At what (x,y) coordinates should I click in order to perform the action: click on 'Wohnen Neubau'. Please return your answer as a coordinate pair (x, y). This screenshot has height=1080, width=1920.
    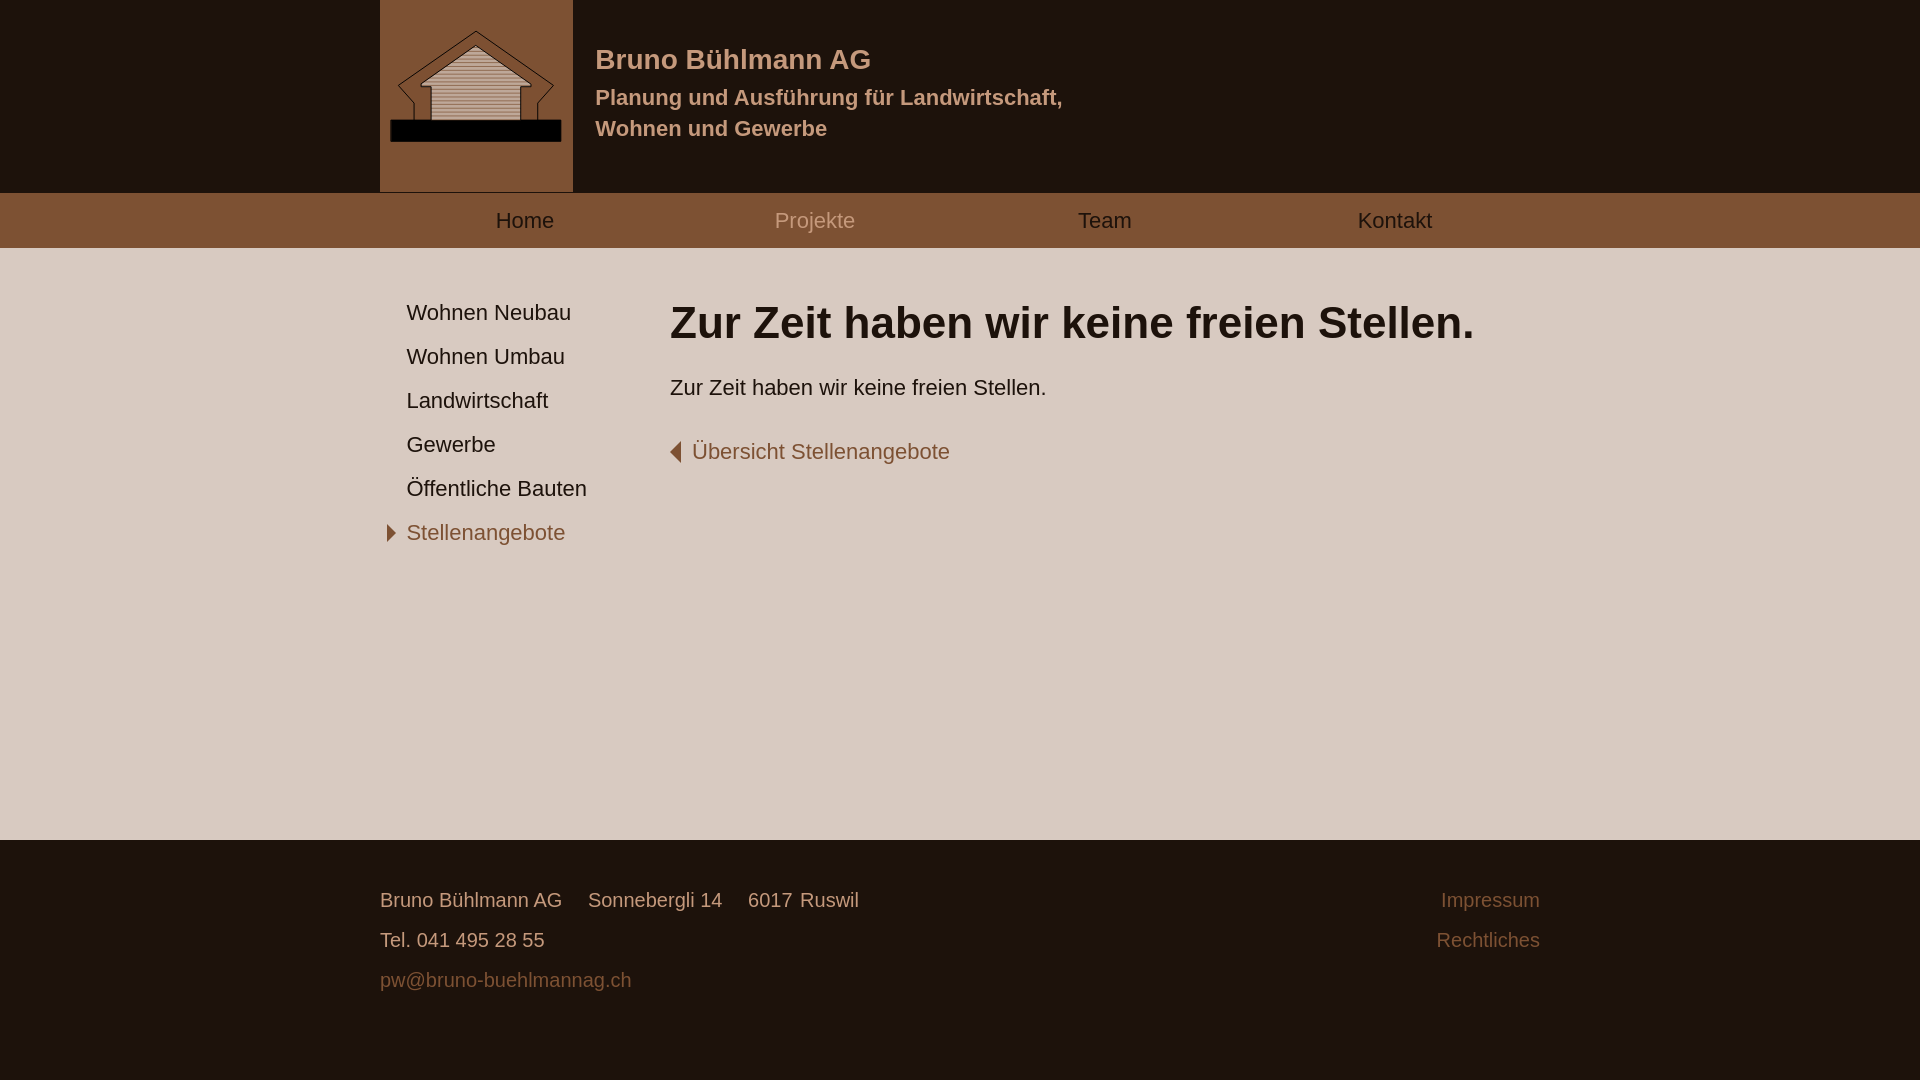
    Looking at the image, I should click on (524, 313).